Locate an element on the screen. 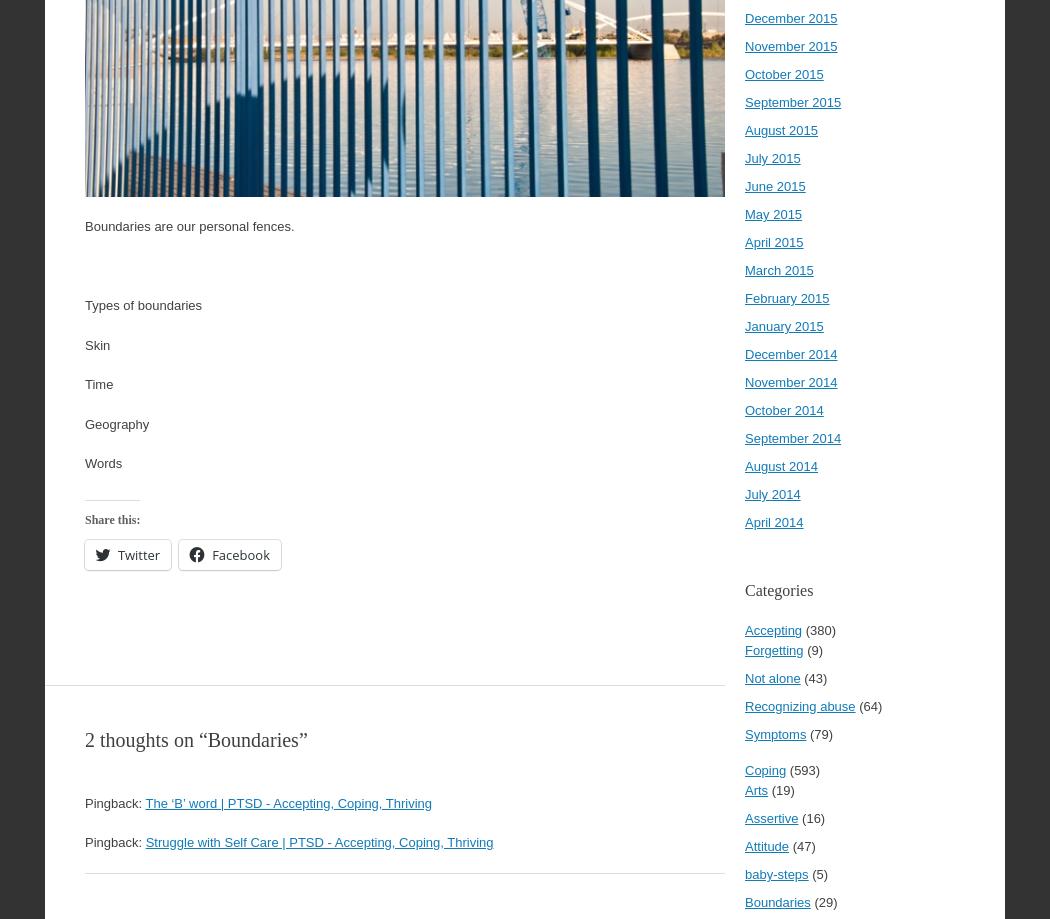  '(19)' is located at coordinates (780, 790).